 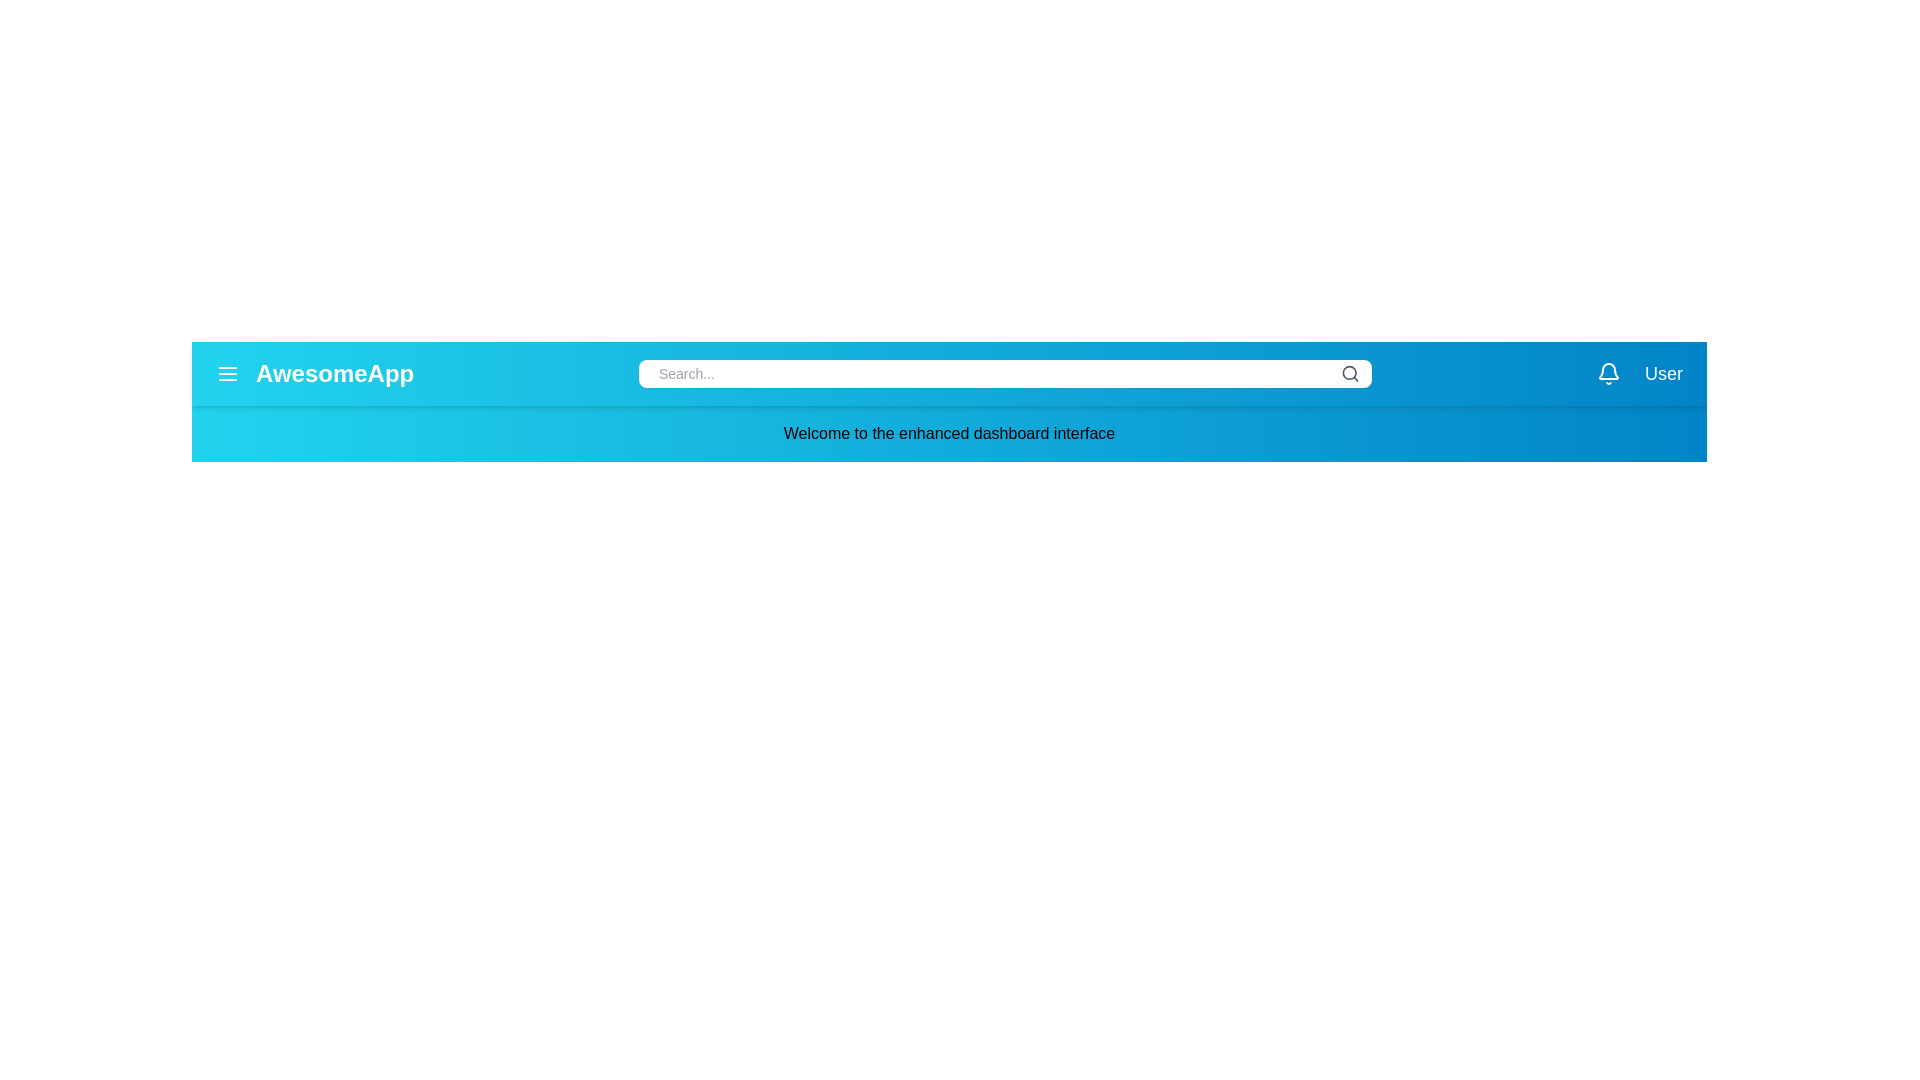 I want to click on the non-interactive text label located in the top-right section of the header bar, which serves as an identifier for a user section or profile, so click(x=1664, y=374).